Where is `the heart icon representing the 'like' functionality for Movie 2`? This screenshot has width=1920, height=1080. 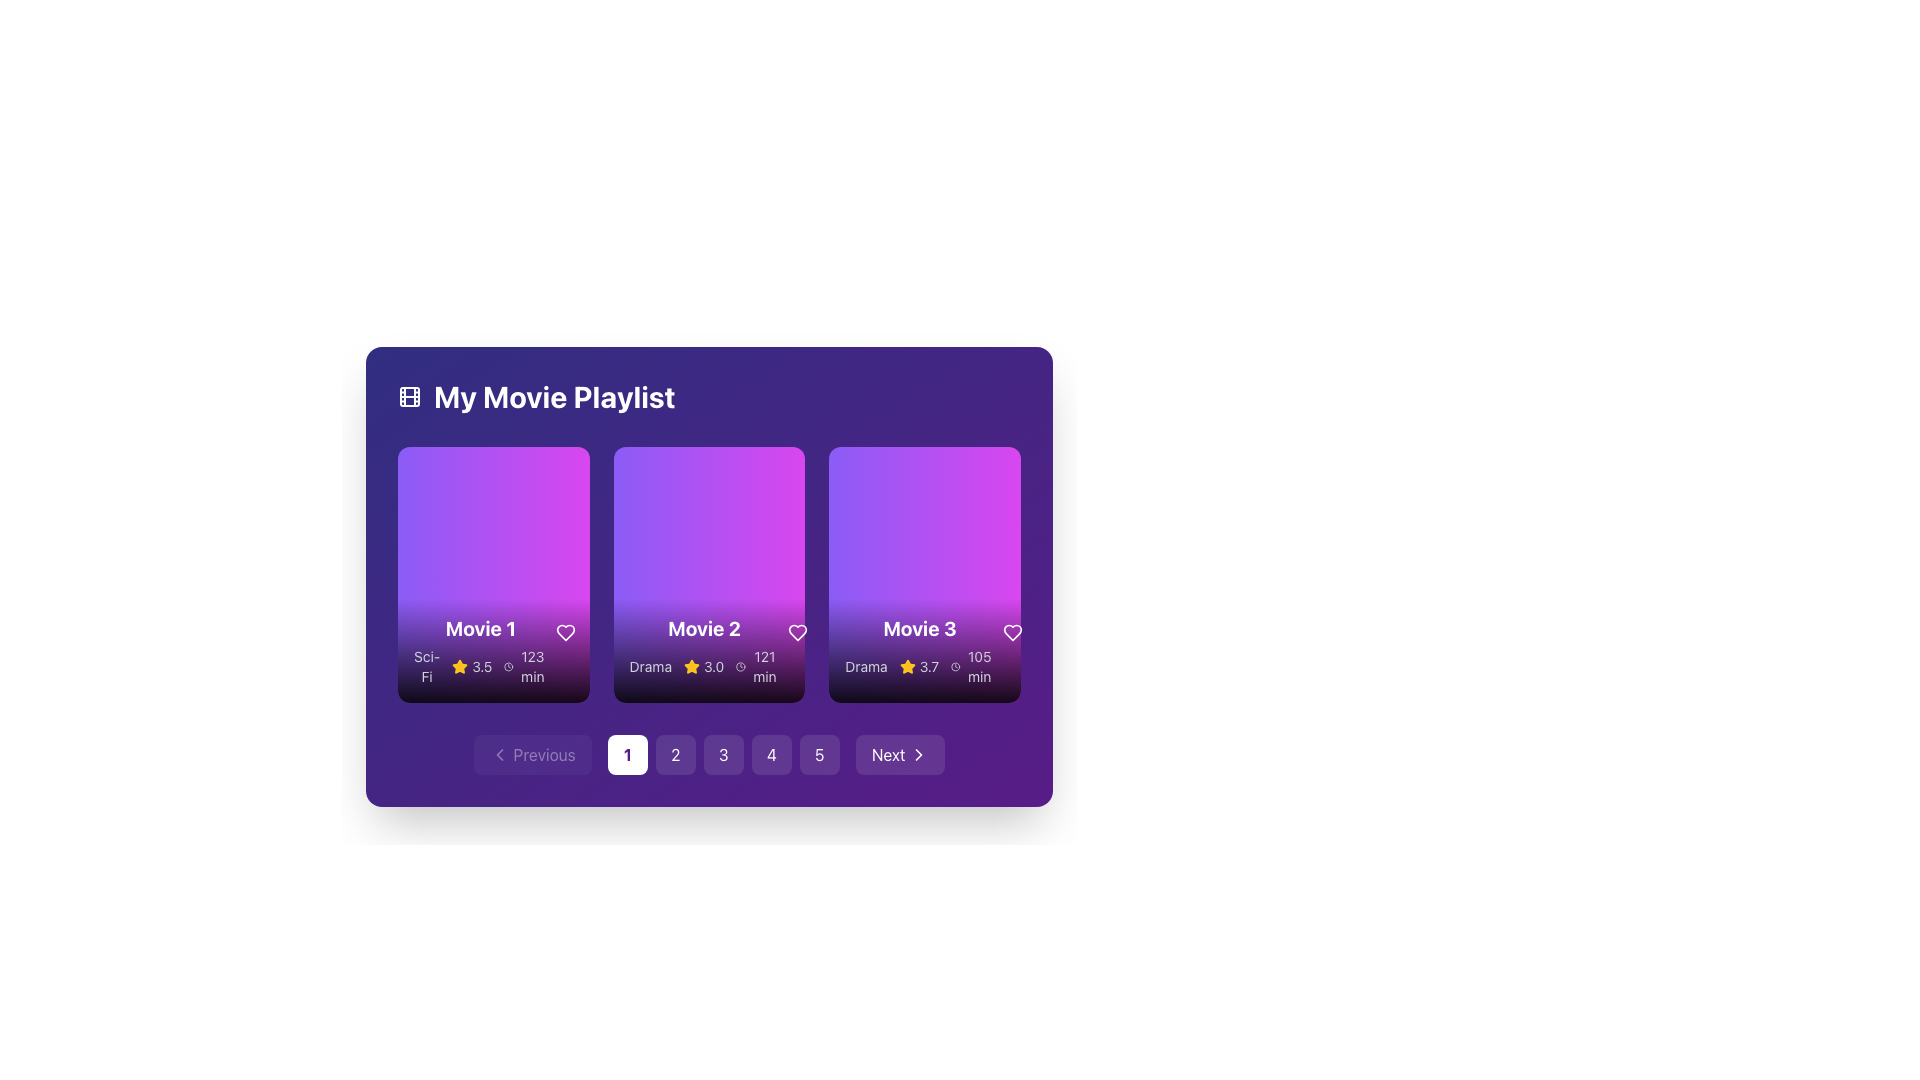
the heart icon representing the 'like' functionality for Movie 2 is located at coordinates (1012, 632).